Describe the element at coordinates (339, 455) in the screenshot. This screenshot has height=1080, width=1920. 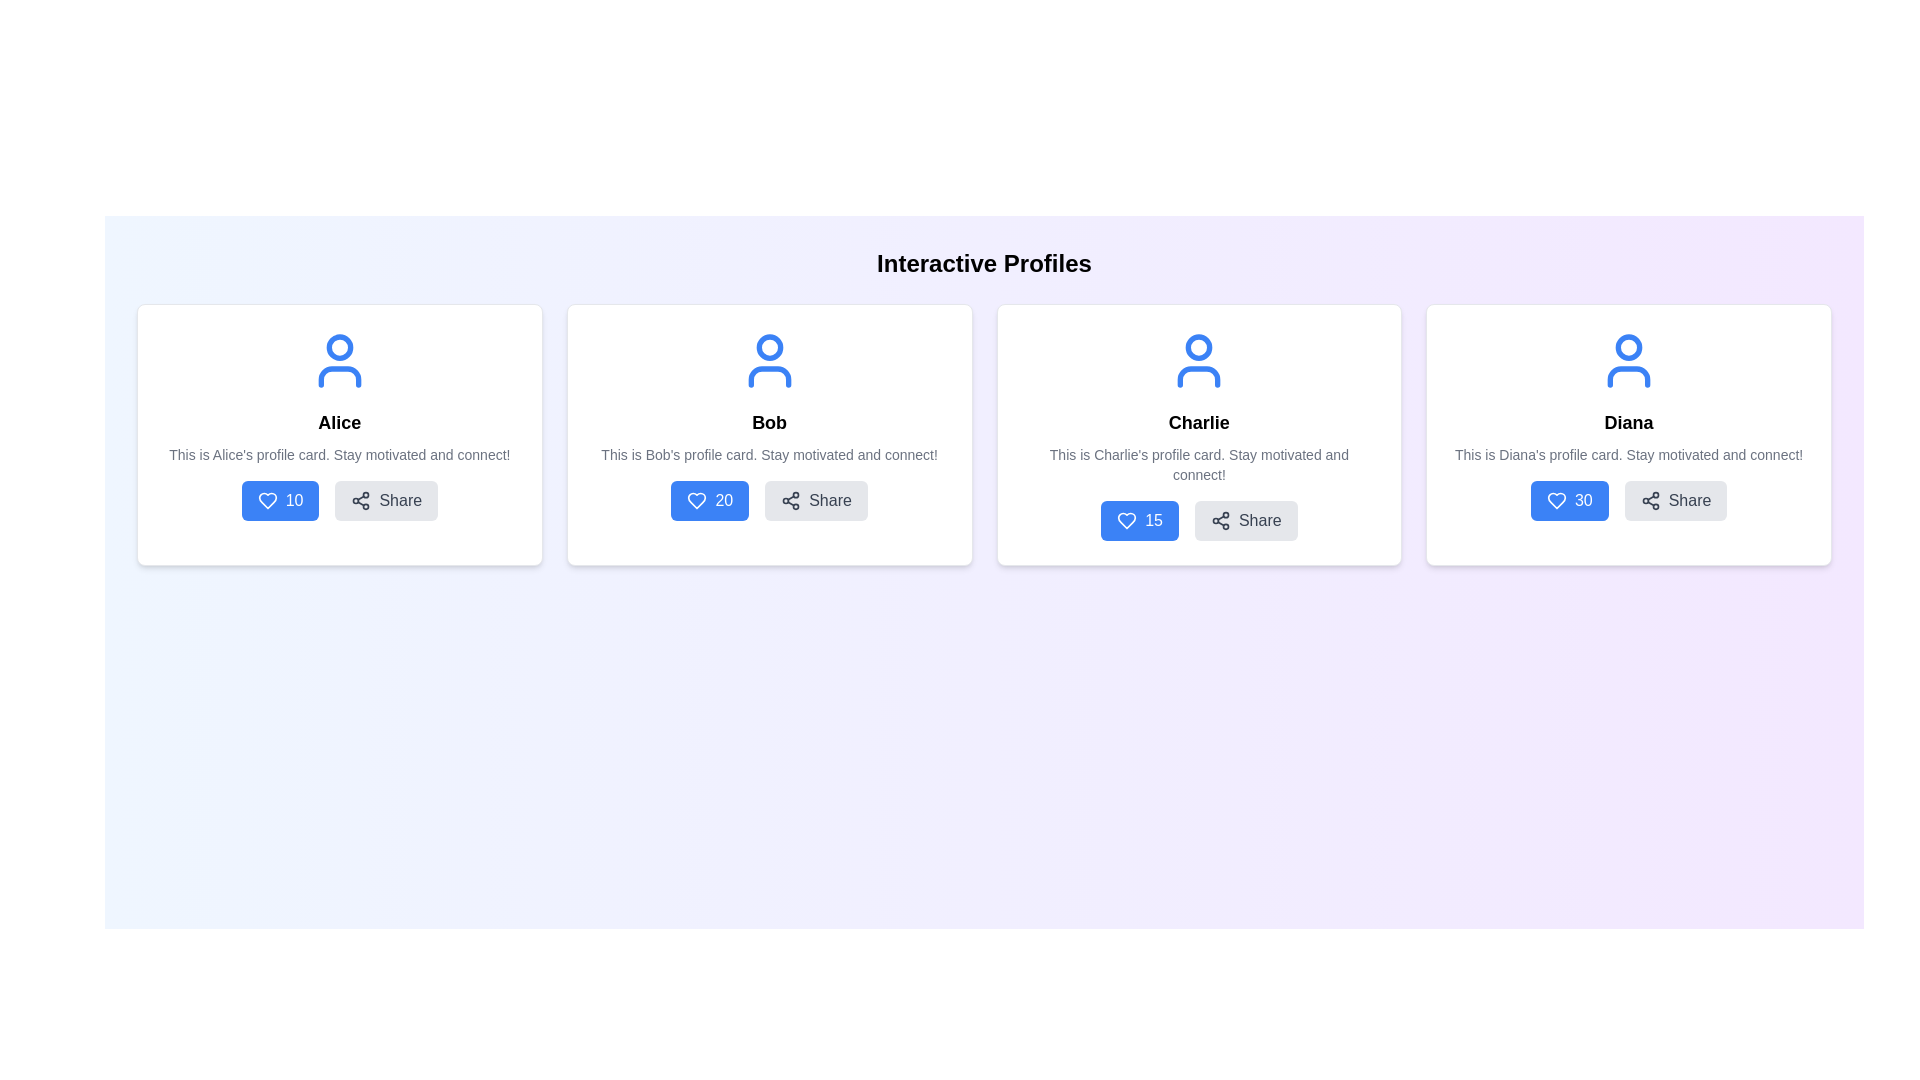
I see `the text element that provides a brief description of Alice's profile, located below her name and above the interactive elements '10' and 'Share'` at that location.